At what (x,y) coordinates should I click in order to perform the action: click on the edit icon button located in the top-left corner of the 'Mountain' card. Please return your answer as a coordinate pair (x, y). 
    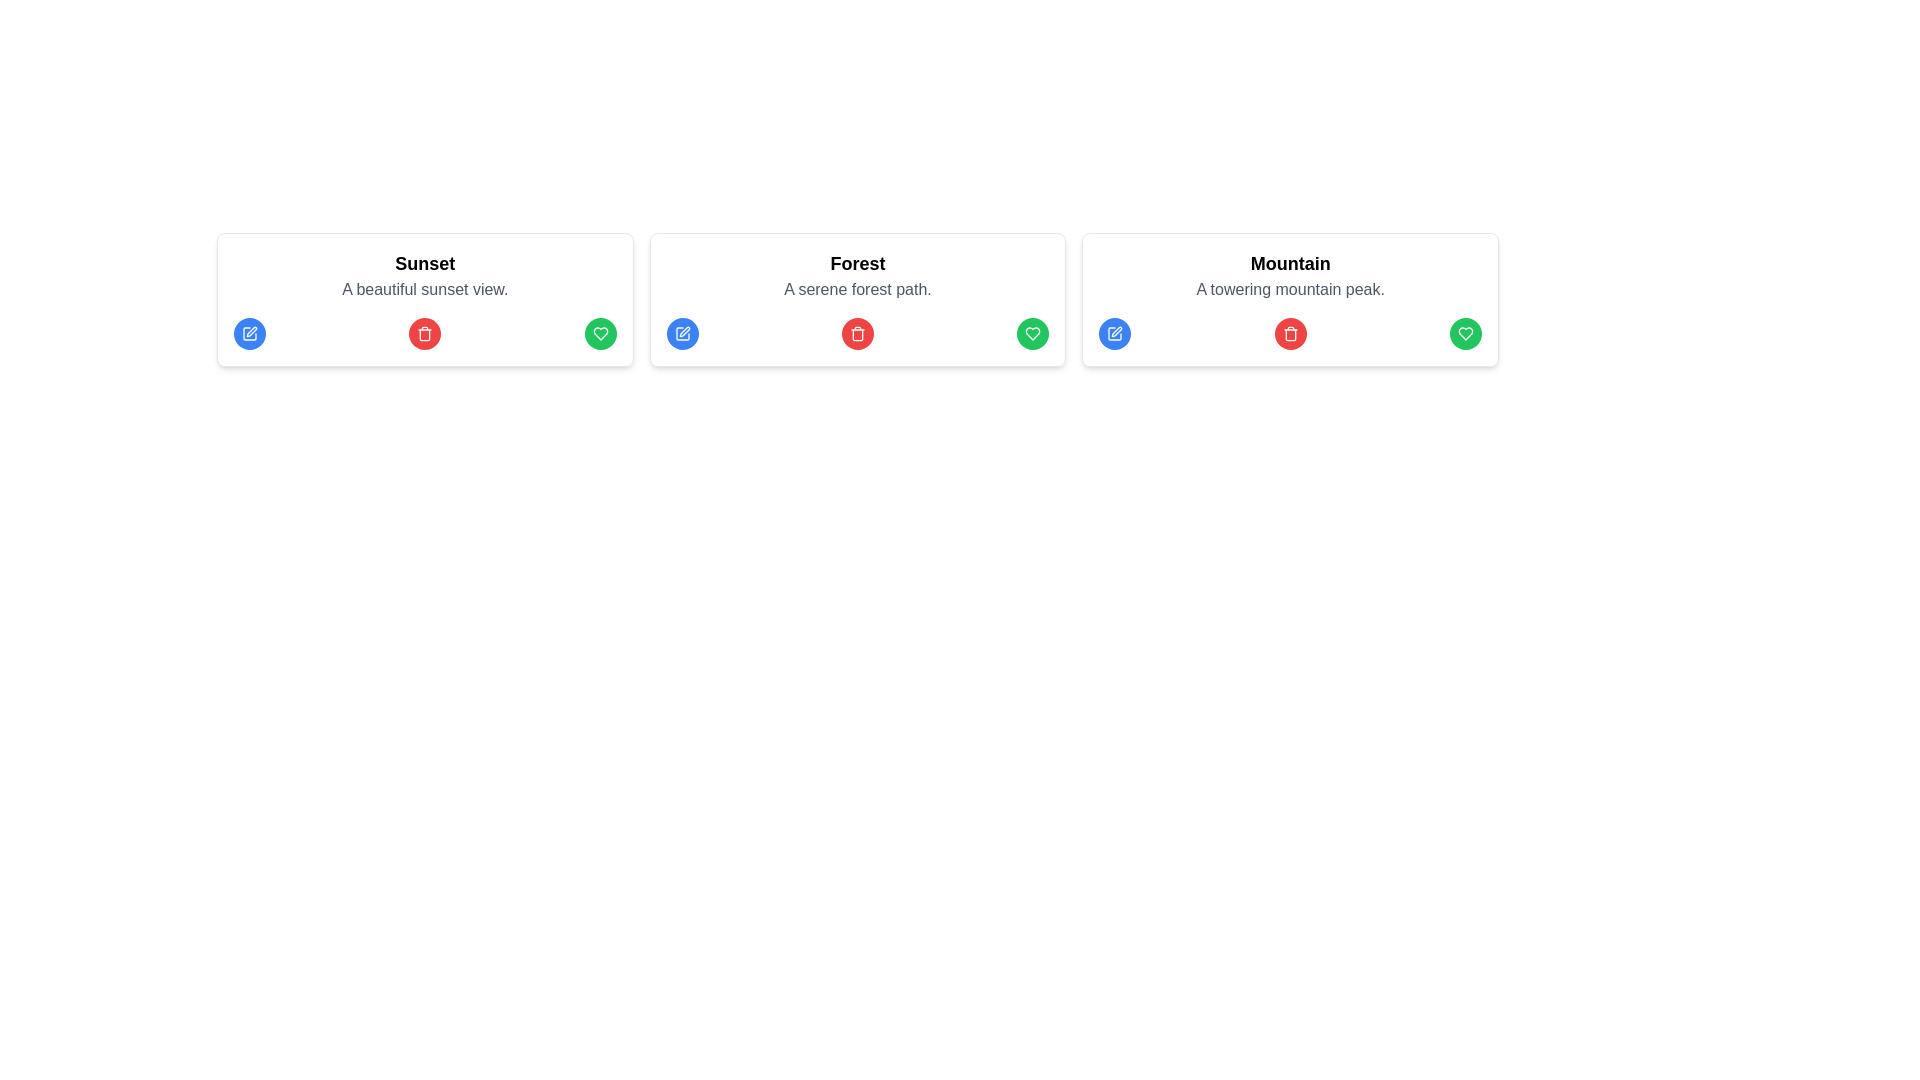
    Looking at the image, I should click on (1114, 333).